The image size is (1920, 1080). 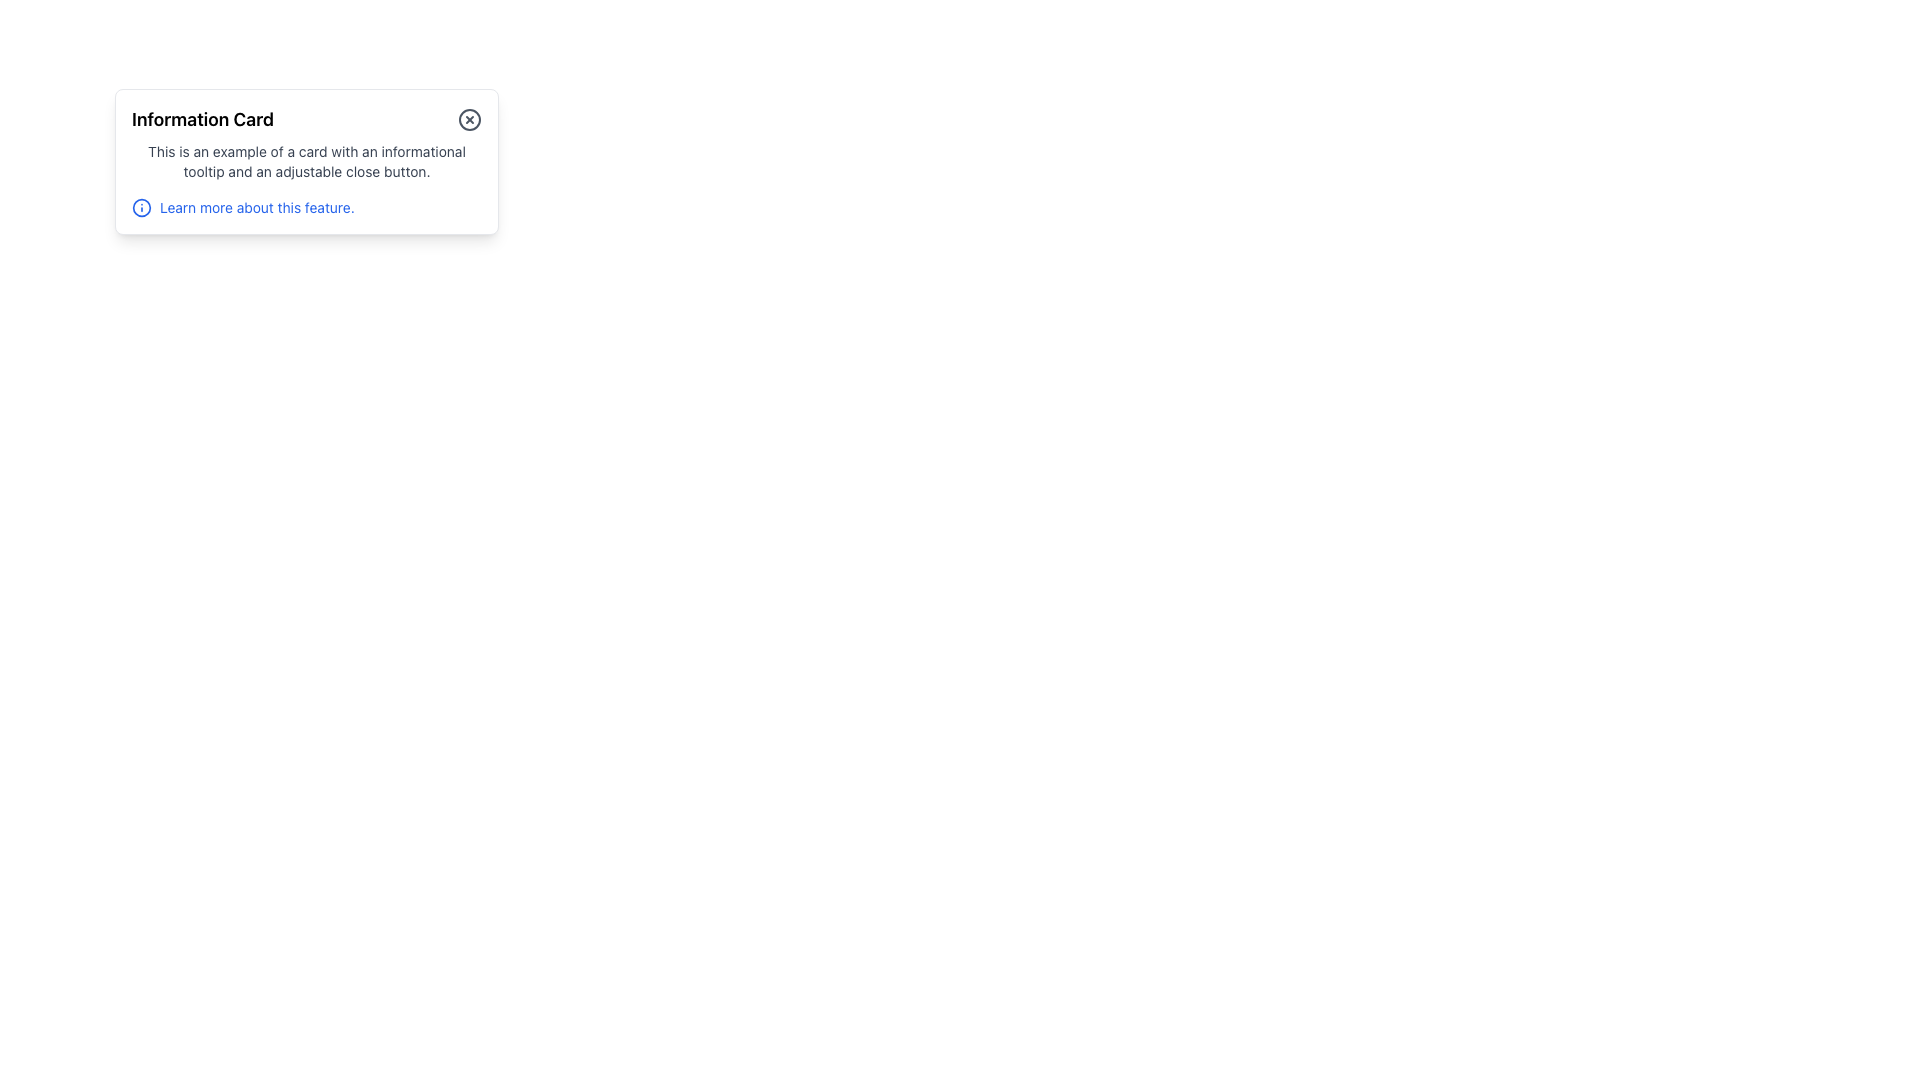 I want to click on the text statement 'Learn more about this feature.' which is styled with a small font size and blue color, located at the bottom of the informational card, following the information icon, so click(x=256, y=208).